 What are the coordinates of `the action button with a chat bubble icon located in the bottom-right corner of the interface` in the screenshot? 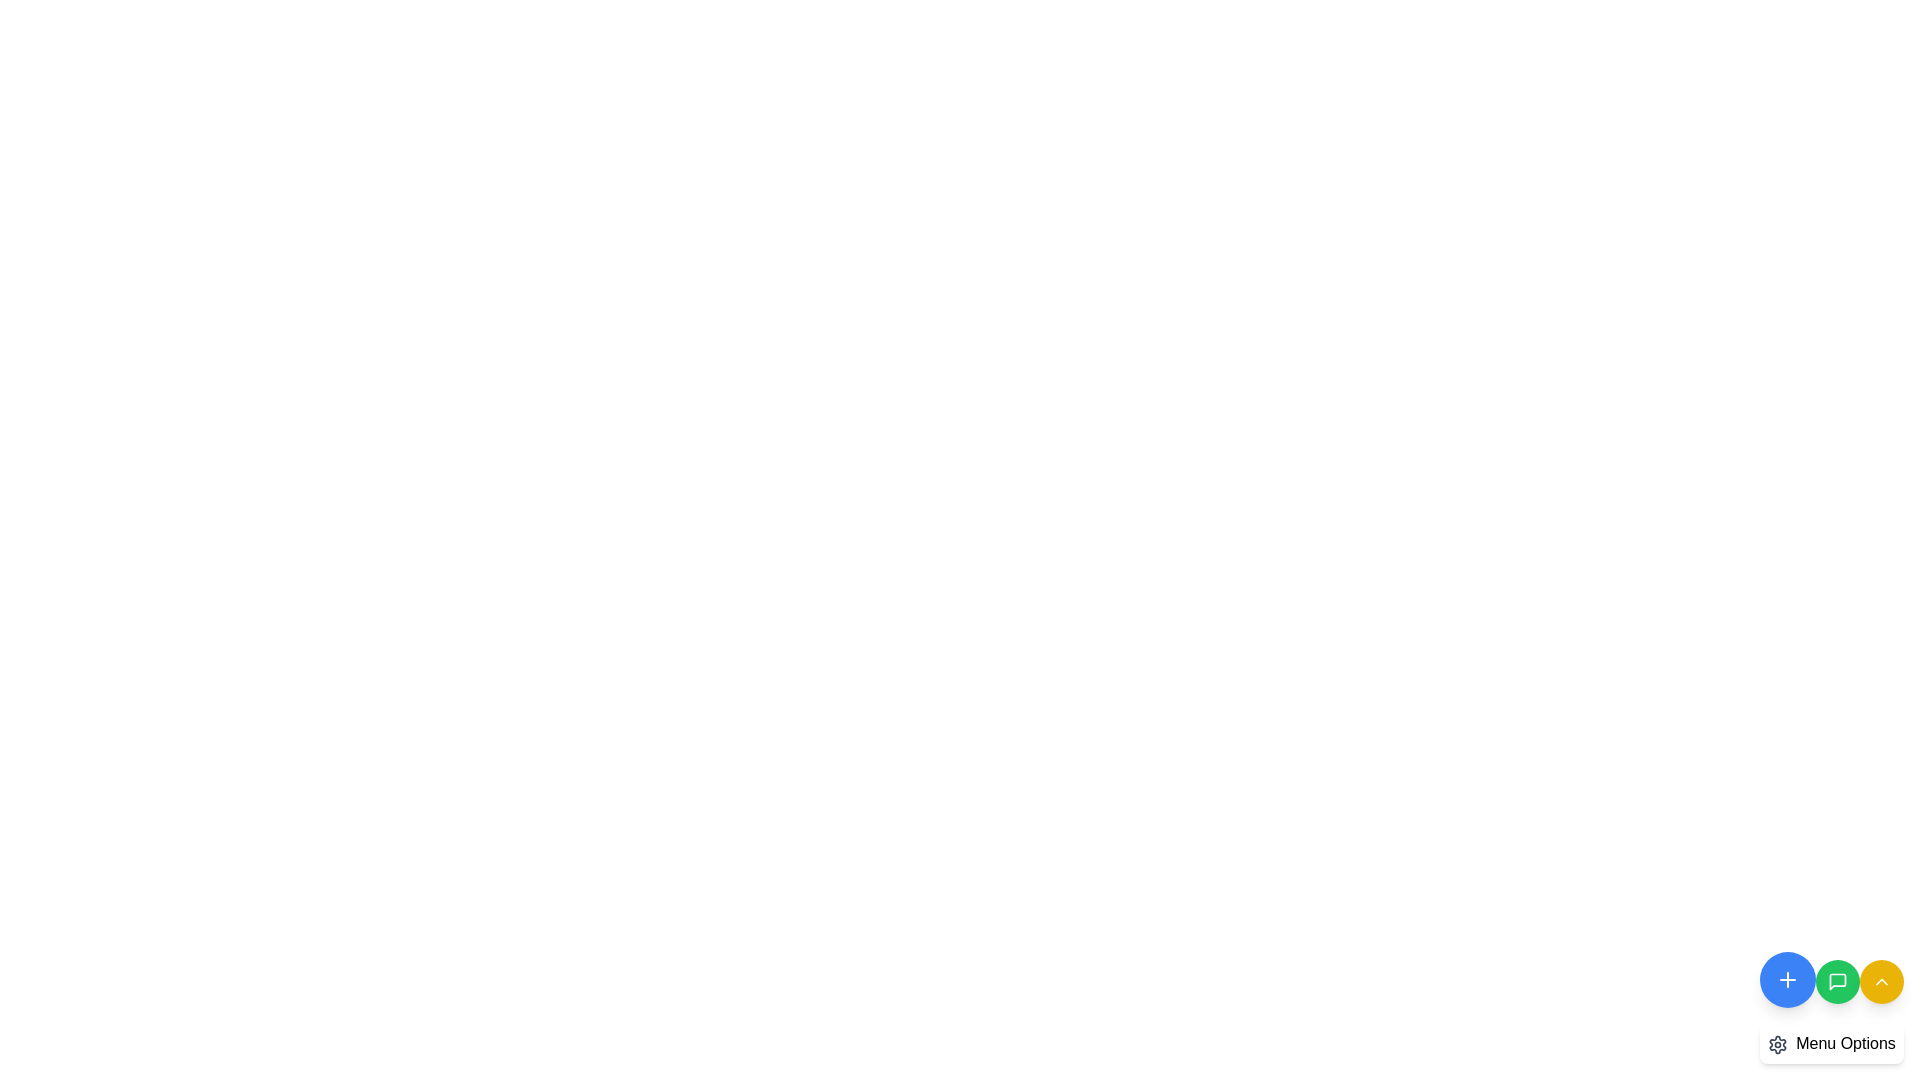 It's located at (1838, 981).